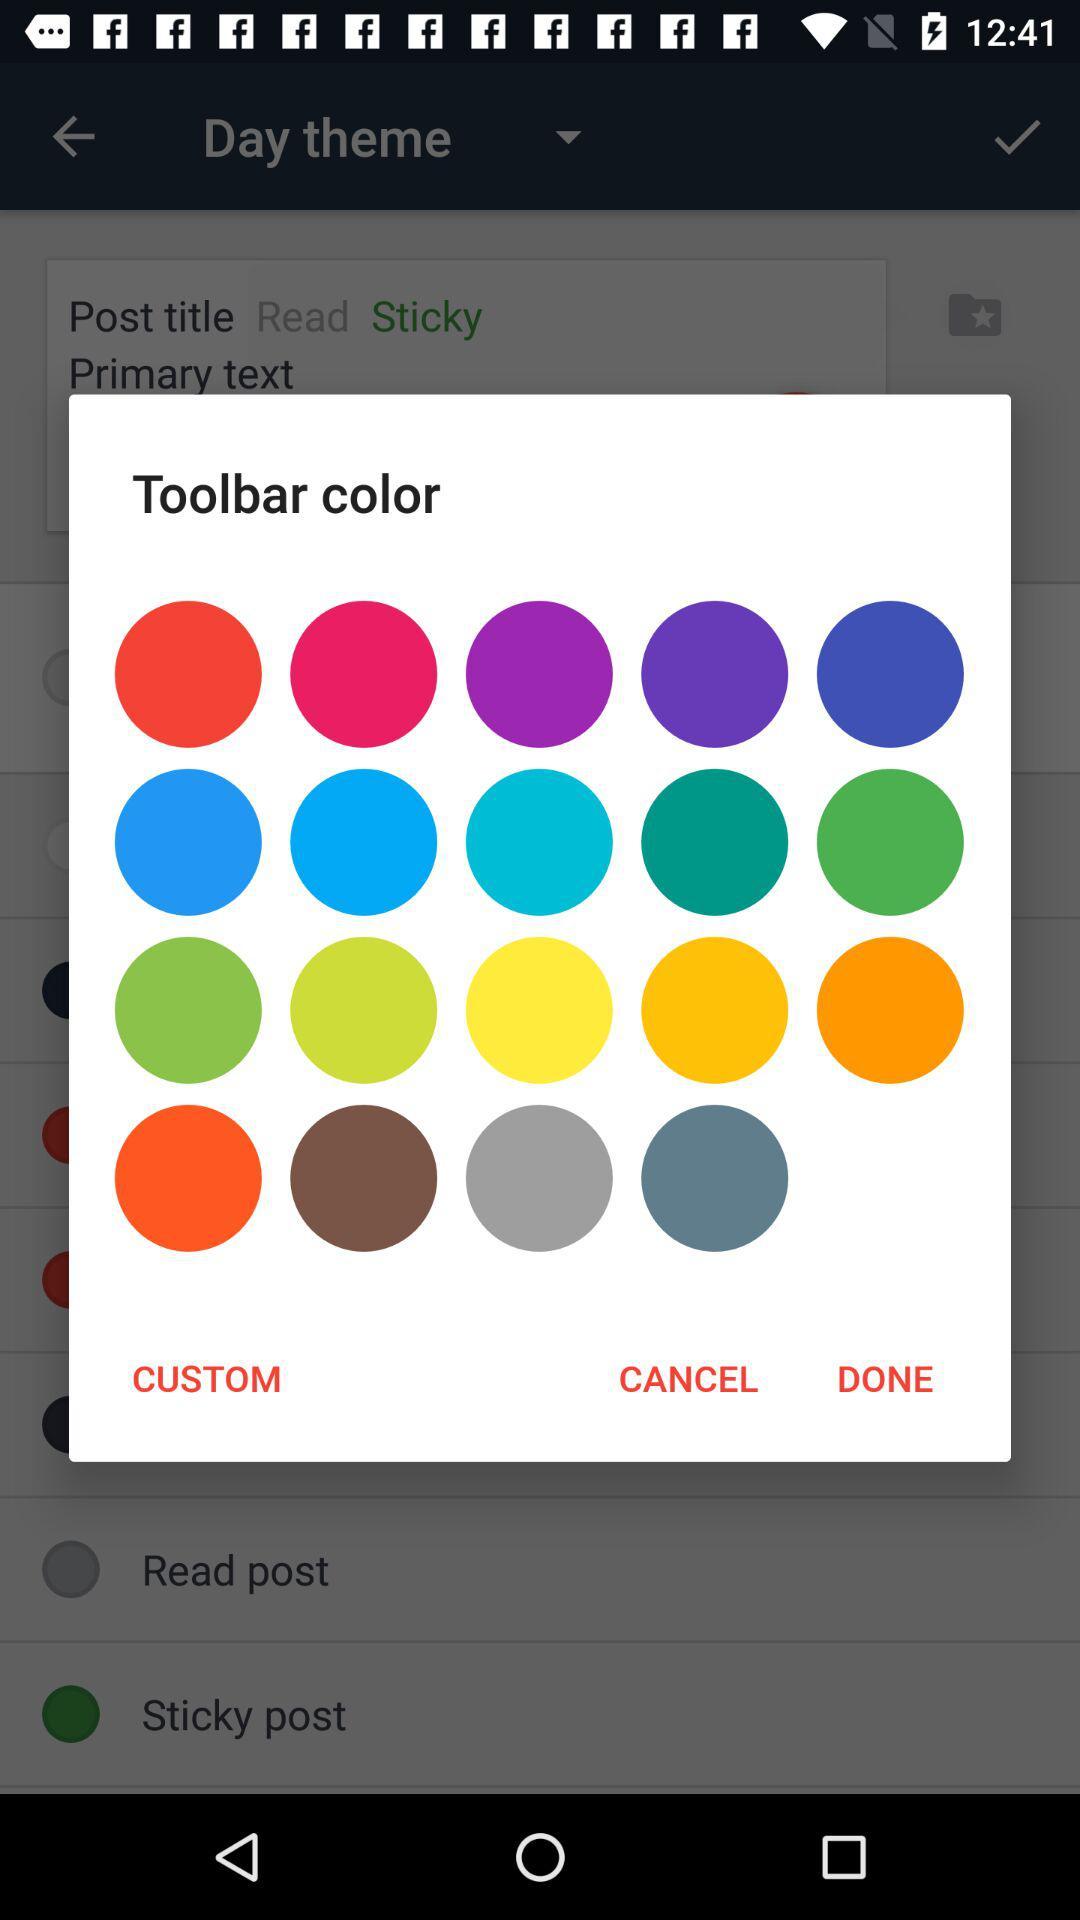 The height and width of the screenshot is (1920, 1080). Describe the element at coordinates (207, 1376) in the screenshot. I see `icon to the left of cancel` at that location.